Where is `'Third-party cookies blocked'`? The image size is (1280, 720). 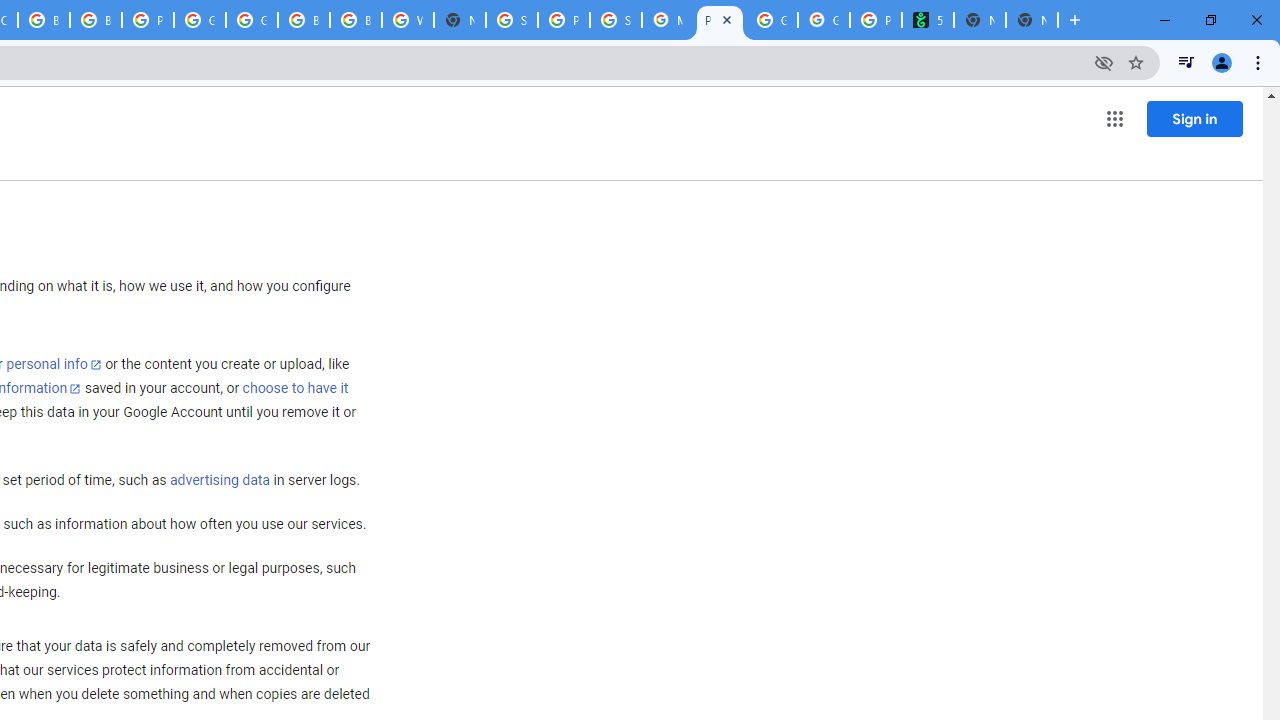
'Third-party cookies blocked' is located at coordinates (1103, 61).